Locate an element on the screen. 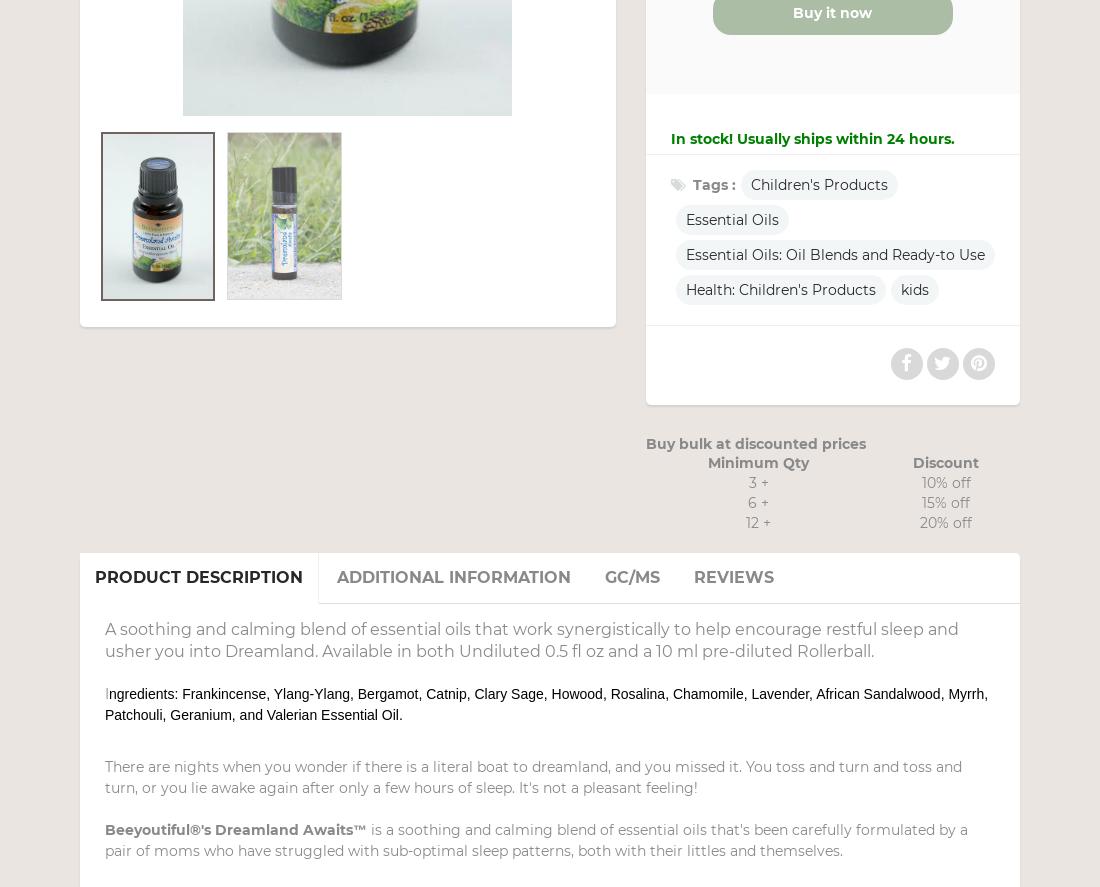 This screenshot has height=887, width=1100. 'ngredients: Frankincense, Ylang-Ylang, Bergamot, Catnip, Clary Sage, Howood, Rosalina, Chamomile, Lavender, African Sandalwood, Myrrh, Patchouli, Geranium, and Valerian Essential Oil.' is located at coordinates (546, 704).